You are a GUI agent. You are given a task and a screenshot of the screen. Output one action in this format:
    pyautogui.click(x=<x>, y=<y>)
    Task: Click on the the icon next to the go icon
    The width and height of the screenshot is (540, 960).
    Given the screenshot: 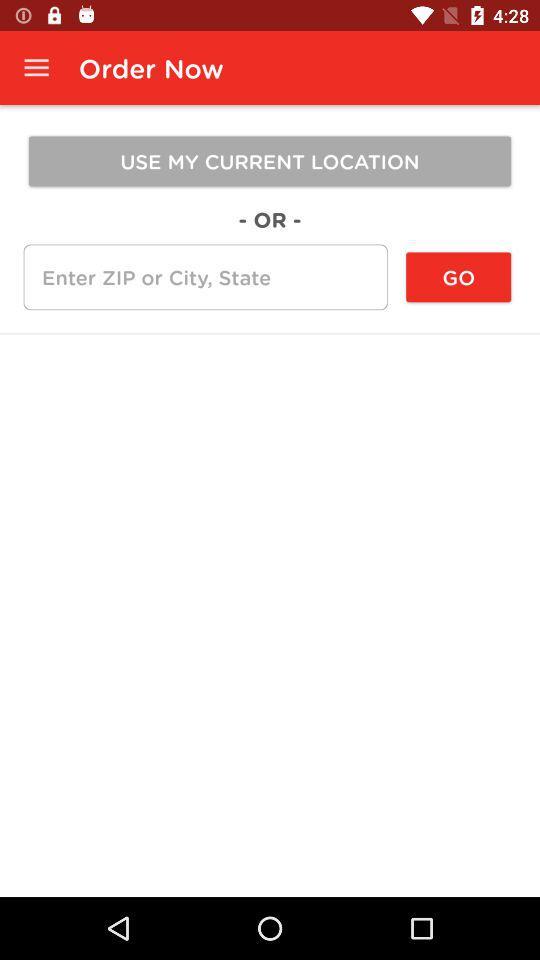 What is the action you would take?
    pyautogui.click(x=204, y=276)
    